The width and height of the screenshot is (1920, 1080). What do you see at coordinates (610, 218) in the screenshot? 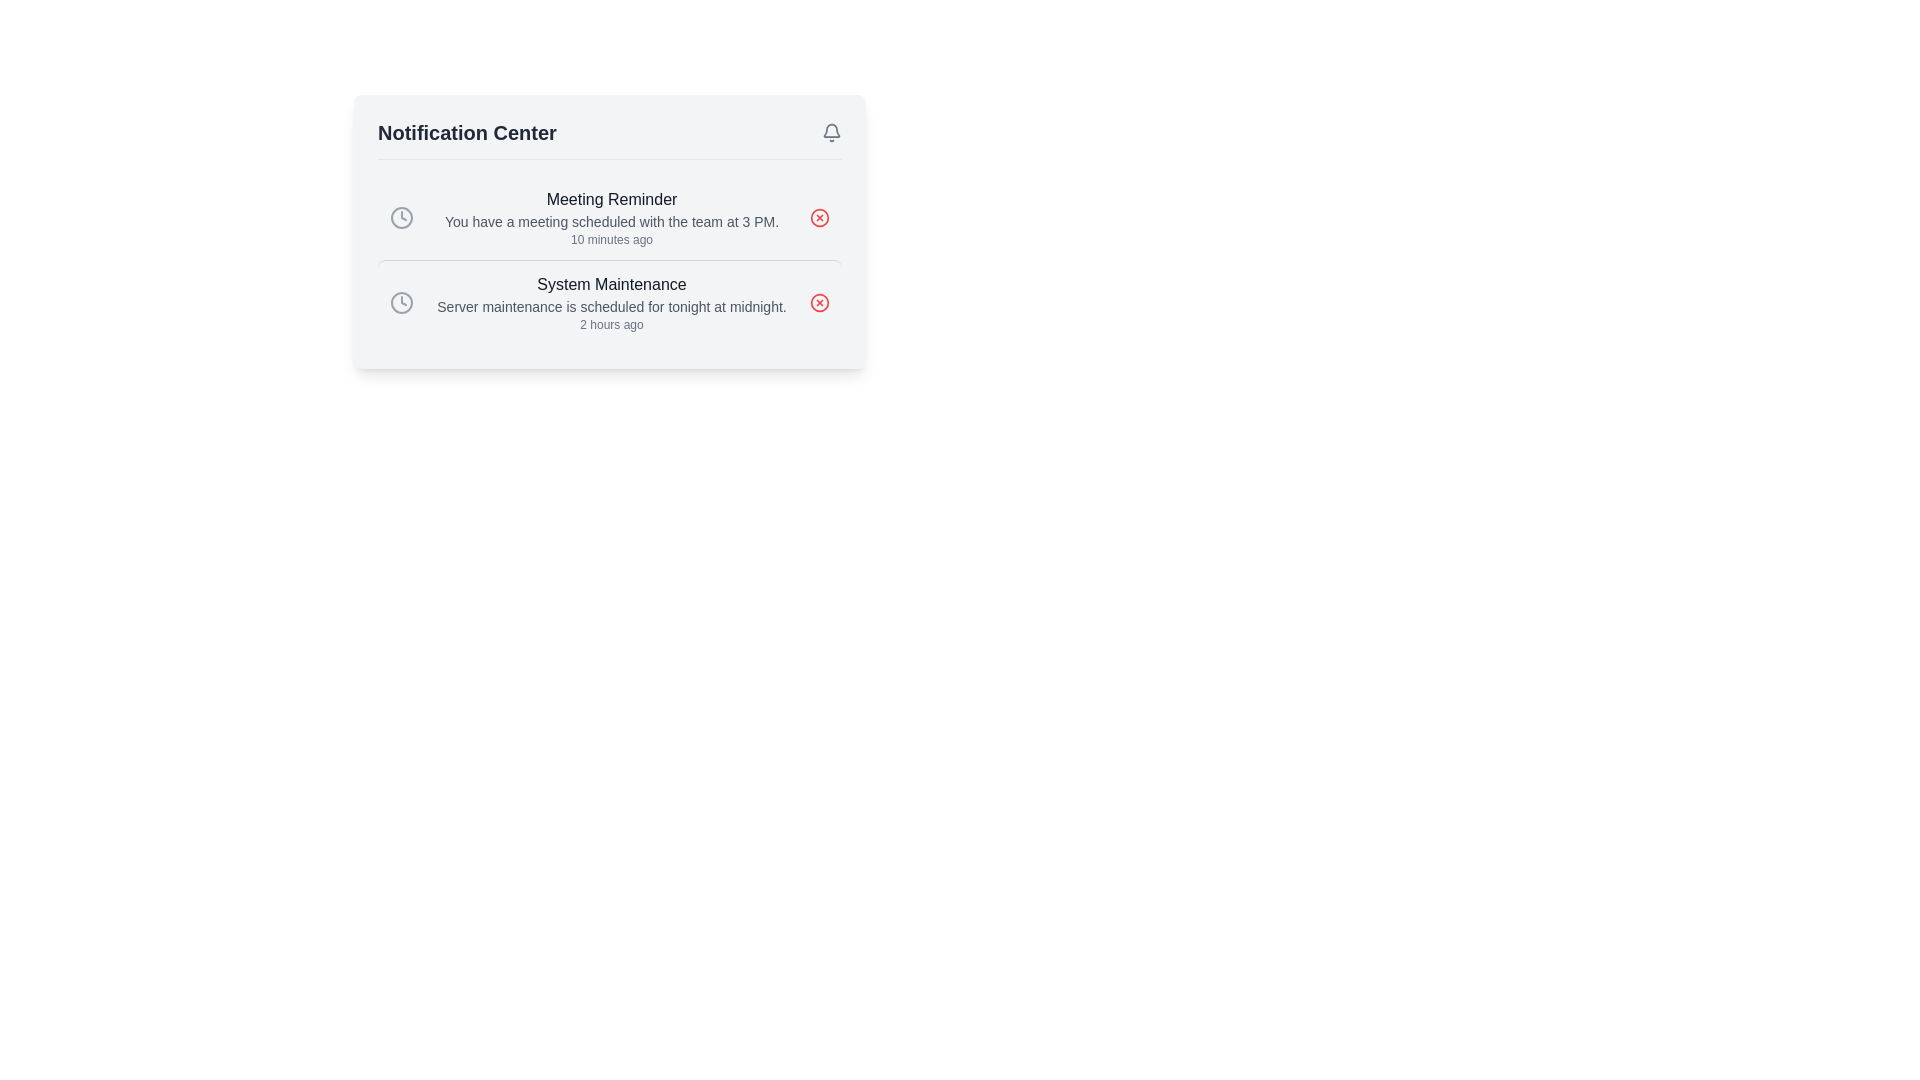
I see `the Text block in the Notification Center that notifies the user about an upcoming meeting, which is located in the second horizontal row below a clock icon and to the right of an 'X' button` at bounding box center [610, 218].